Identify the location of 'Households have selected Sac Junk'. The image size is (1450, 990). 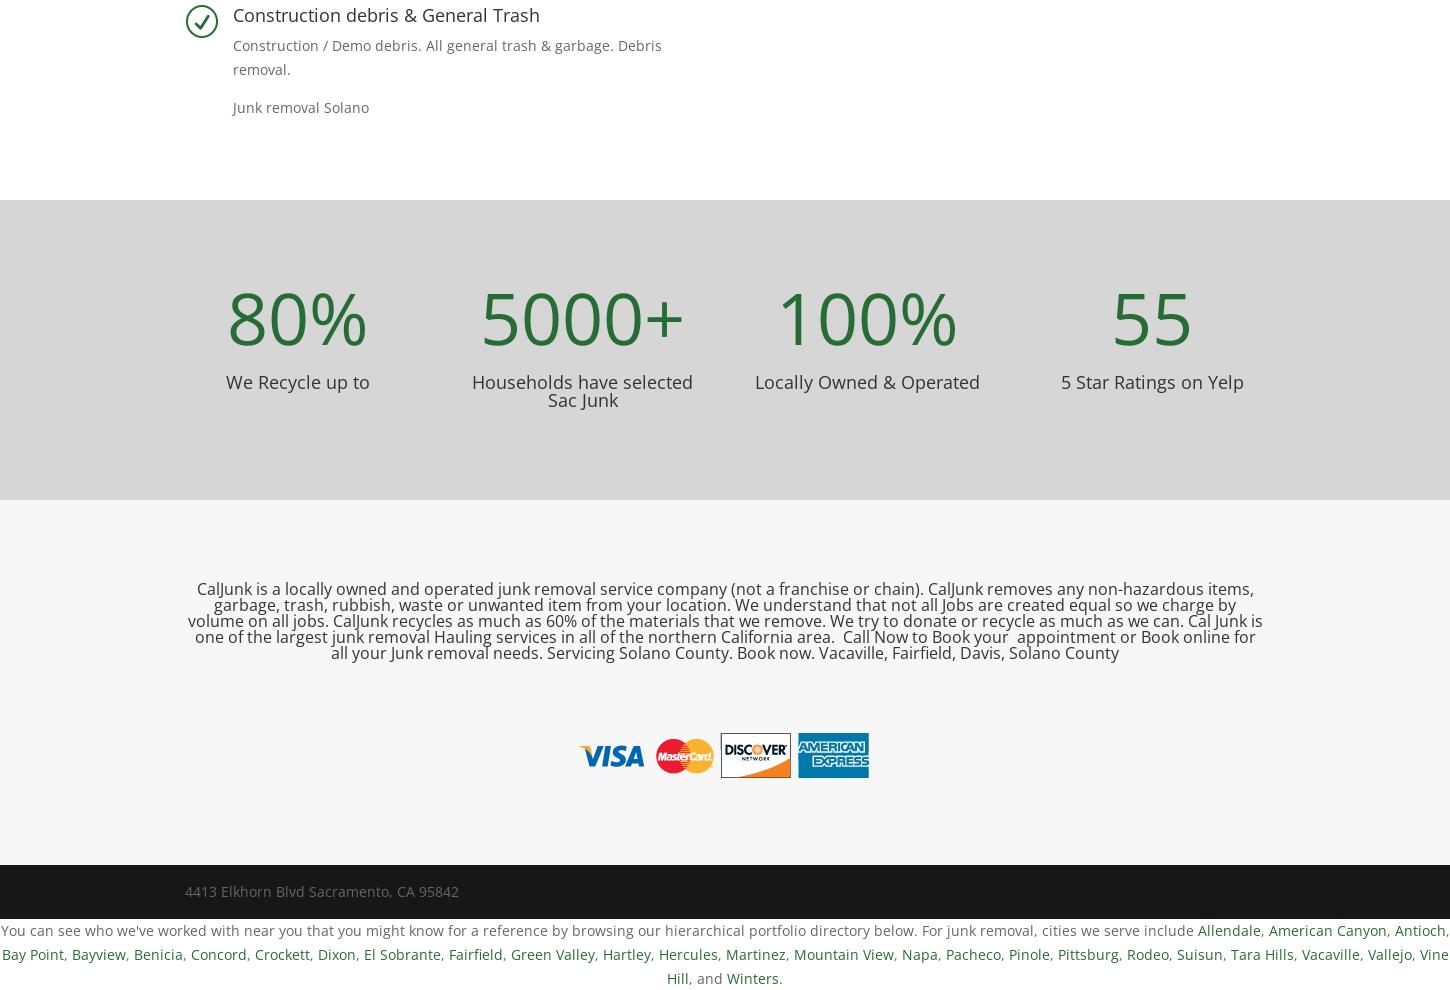
(582, 390).